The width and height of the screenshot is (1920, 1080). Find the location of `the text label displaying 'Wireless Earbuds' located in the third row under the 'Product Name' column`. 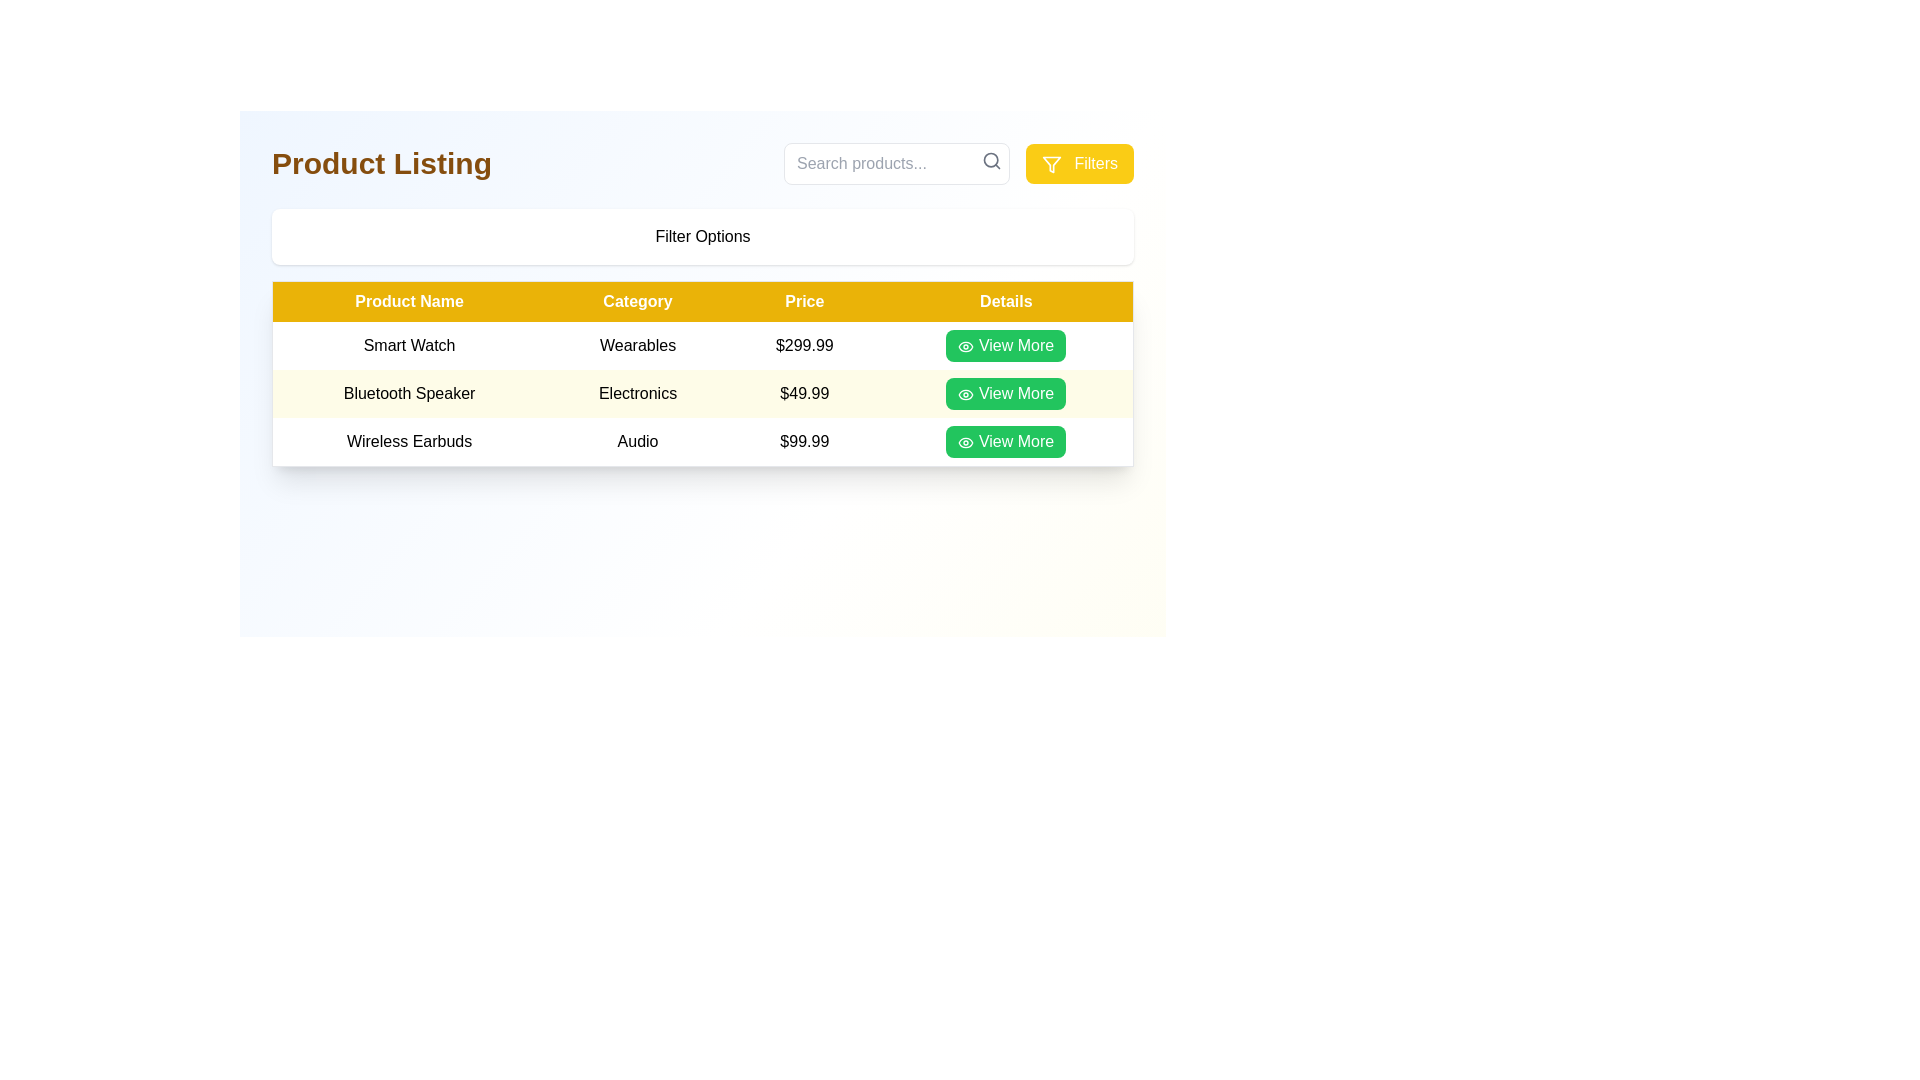

the text label displaying 'Wireless Earbuds' located in the third row under the 'Product Name' column is located at coordinates (408, 441).